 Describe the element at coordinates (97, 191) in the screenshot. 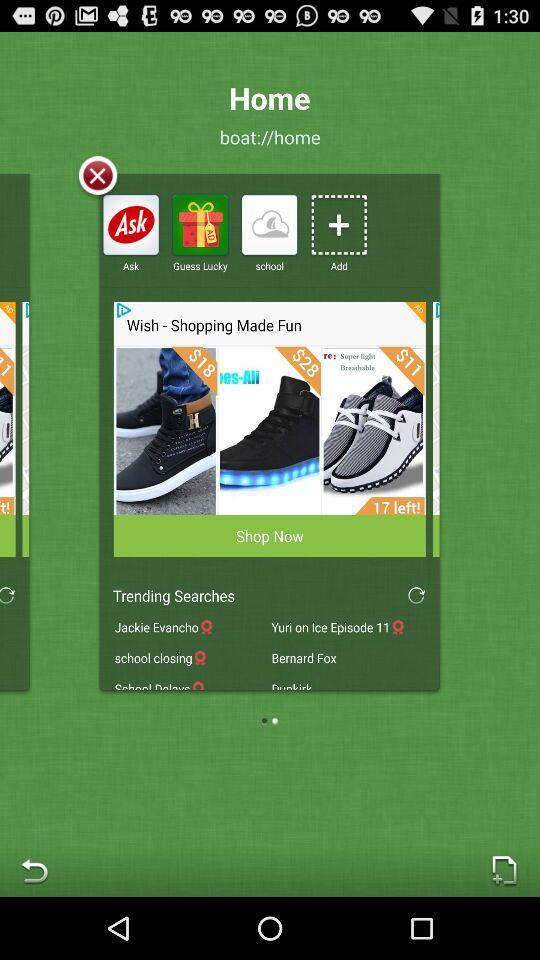

I see `the close icon` at that location.